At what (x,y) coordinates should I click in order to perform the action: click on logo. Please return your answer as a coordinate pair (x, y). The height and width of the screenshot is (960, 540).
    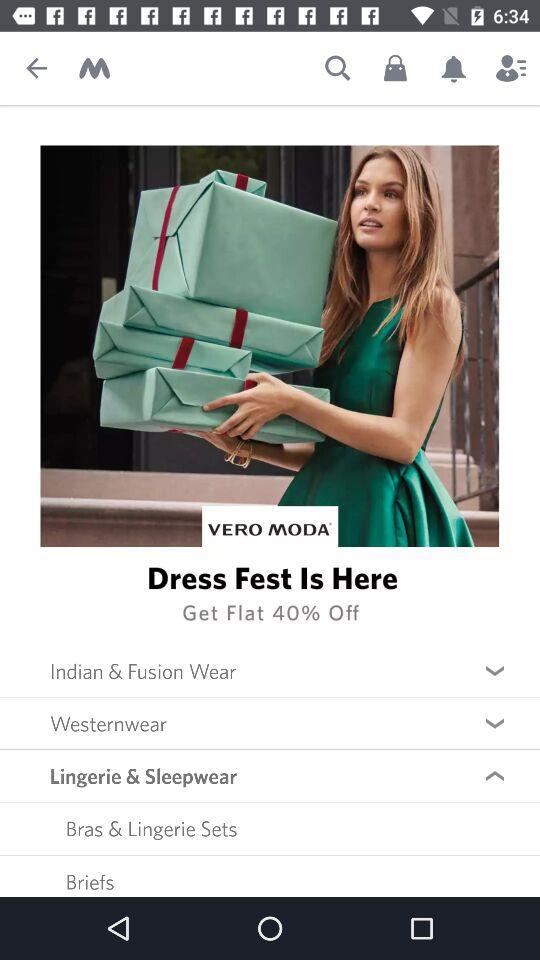
    Looking at the image, I should click on (93, 68).